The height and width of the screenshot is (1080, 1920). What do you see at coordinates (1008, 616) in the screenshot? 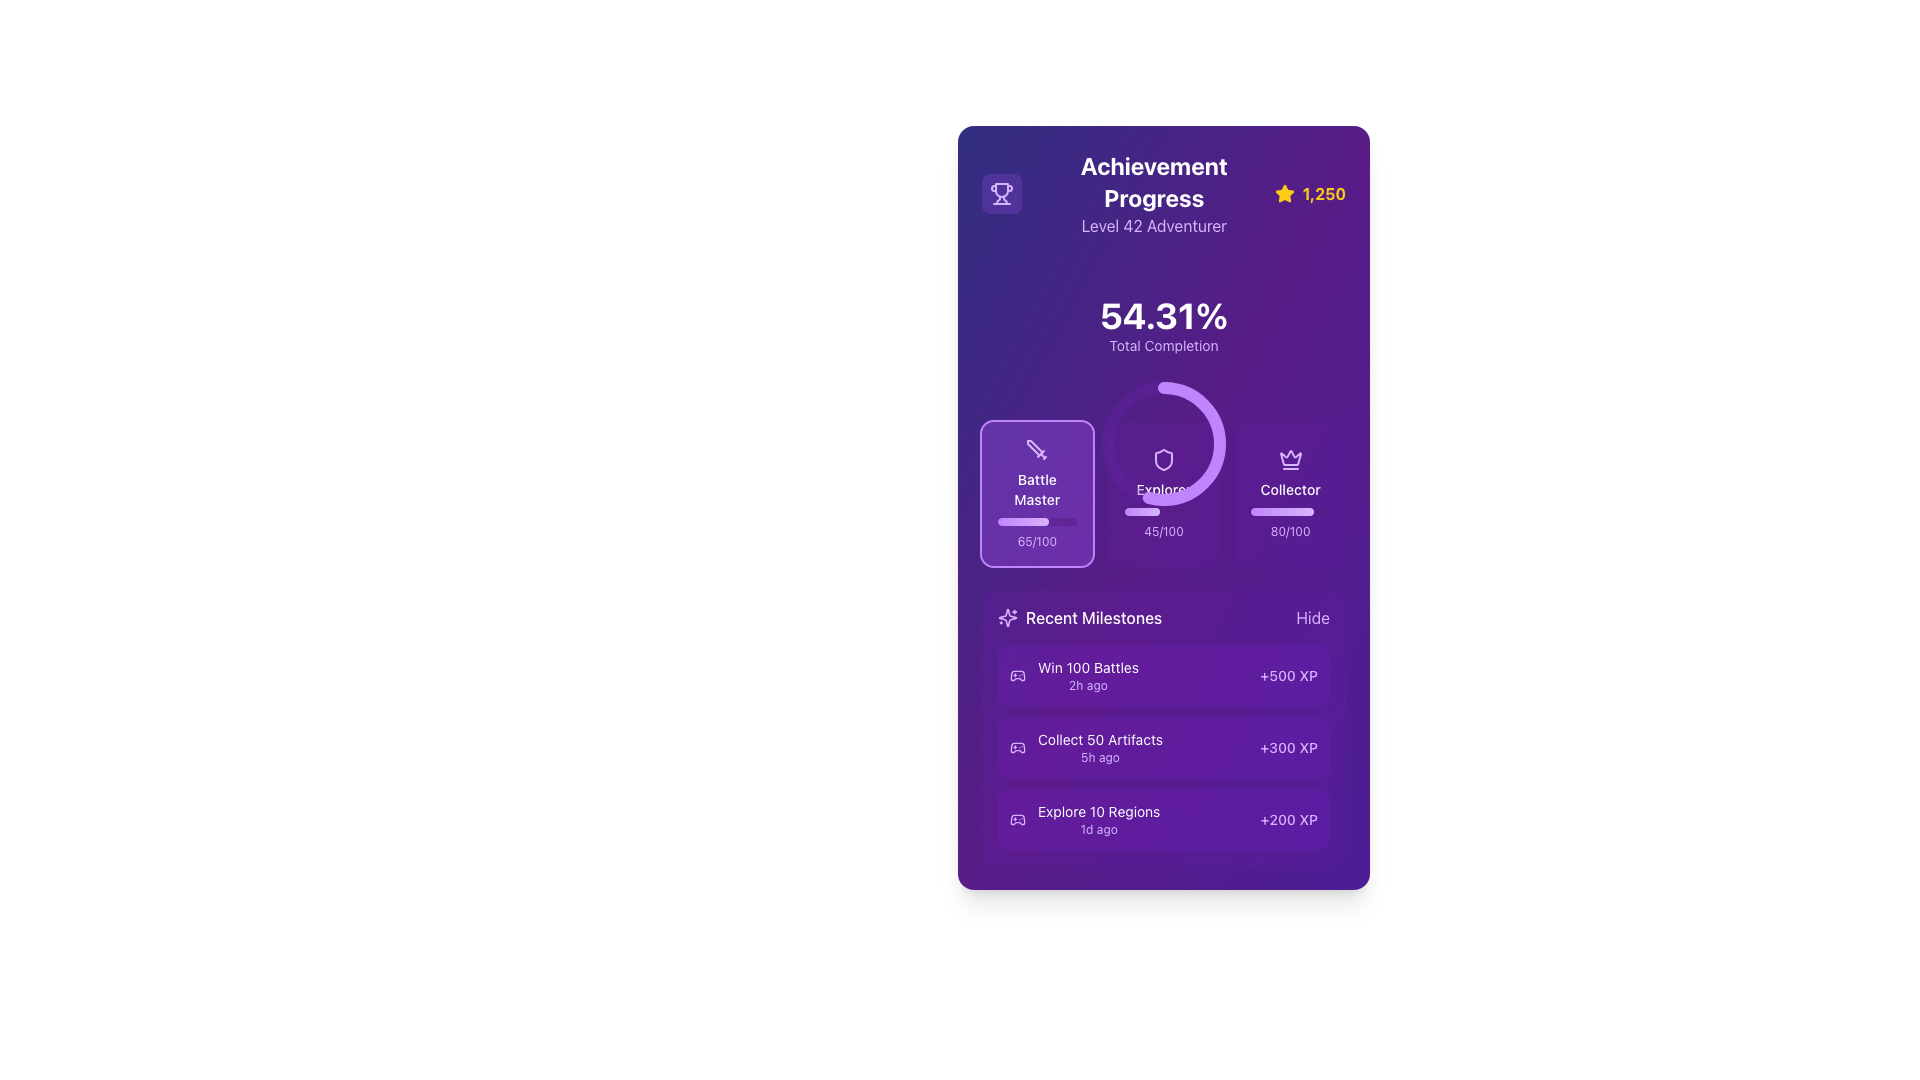
I see `the decorative SVG icon located at the top-left of the 'Recent Milestones' section, which is centrally aligned with the 'Recent Milestones' heading` at bounding box center [1008, 616].